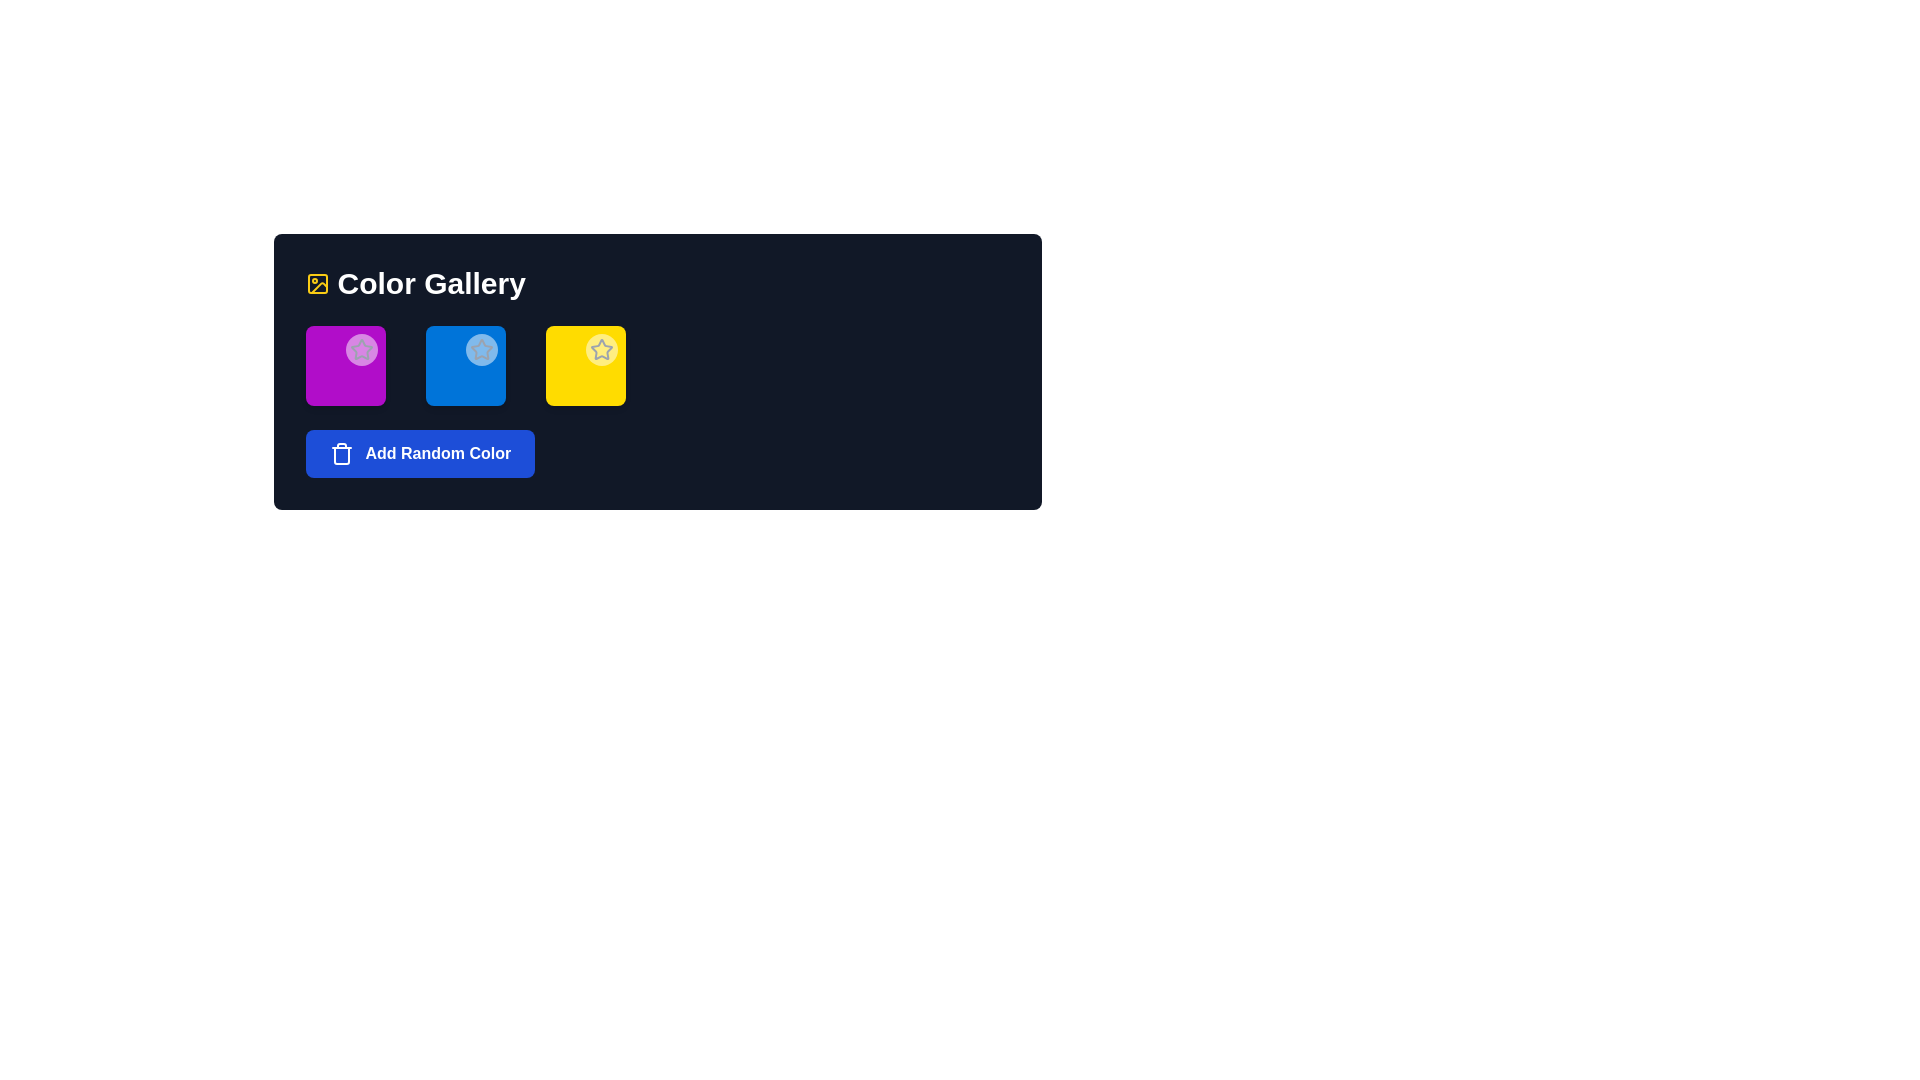  I want to click on the trash icon located on the left side of the 'Add Random Color' button, so click(341, 454).